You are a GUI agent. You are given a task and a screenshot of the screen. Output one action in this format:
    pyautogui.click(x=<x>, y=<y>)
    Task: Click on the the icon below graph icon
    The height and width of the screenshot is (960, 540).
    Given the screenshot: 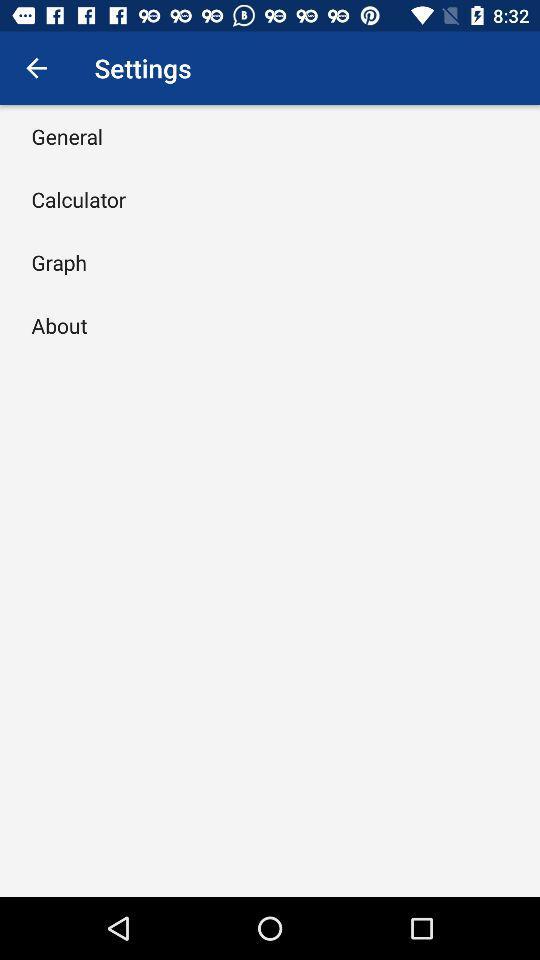 What is the action you would take?
    pyautogui.click(x=59, y=325)
    